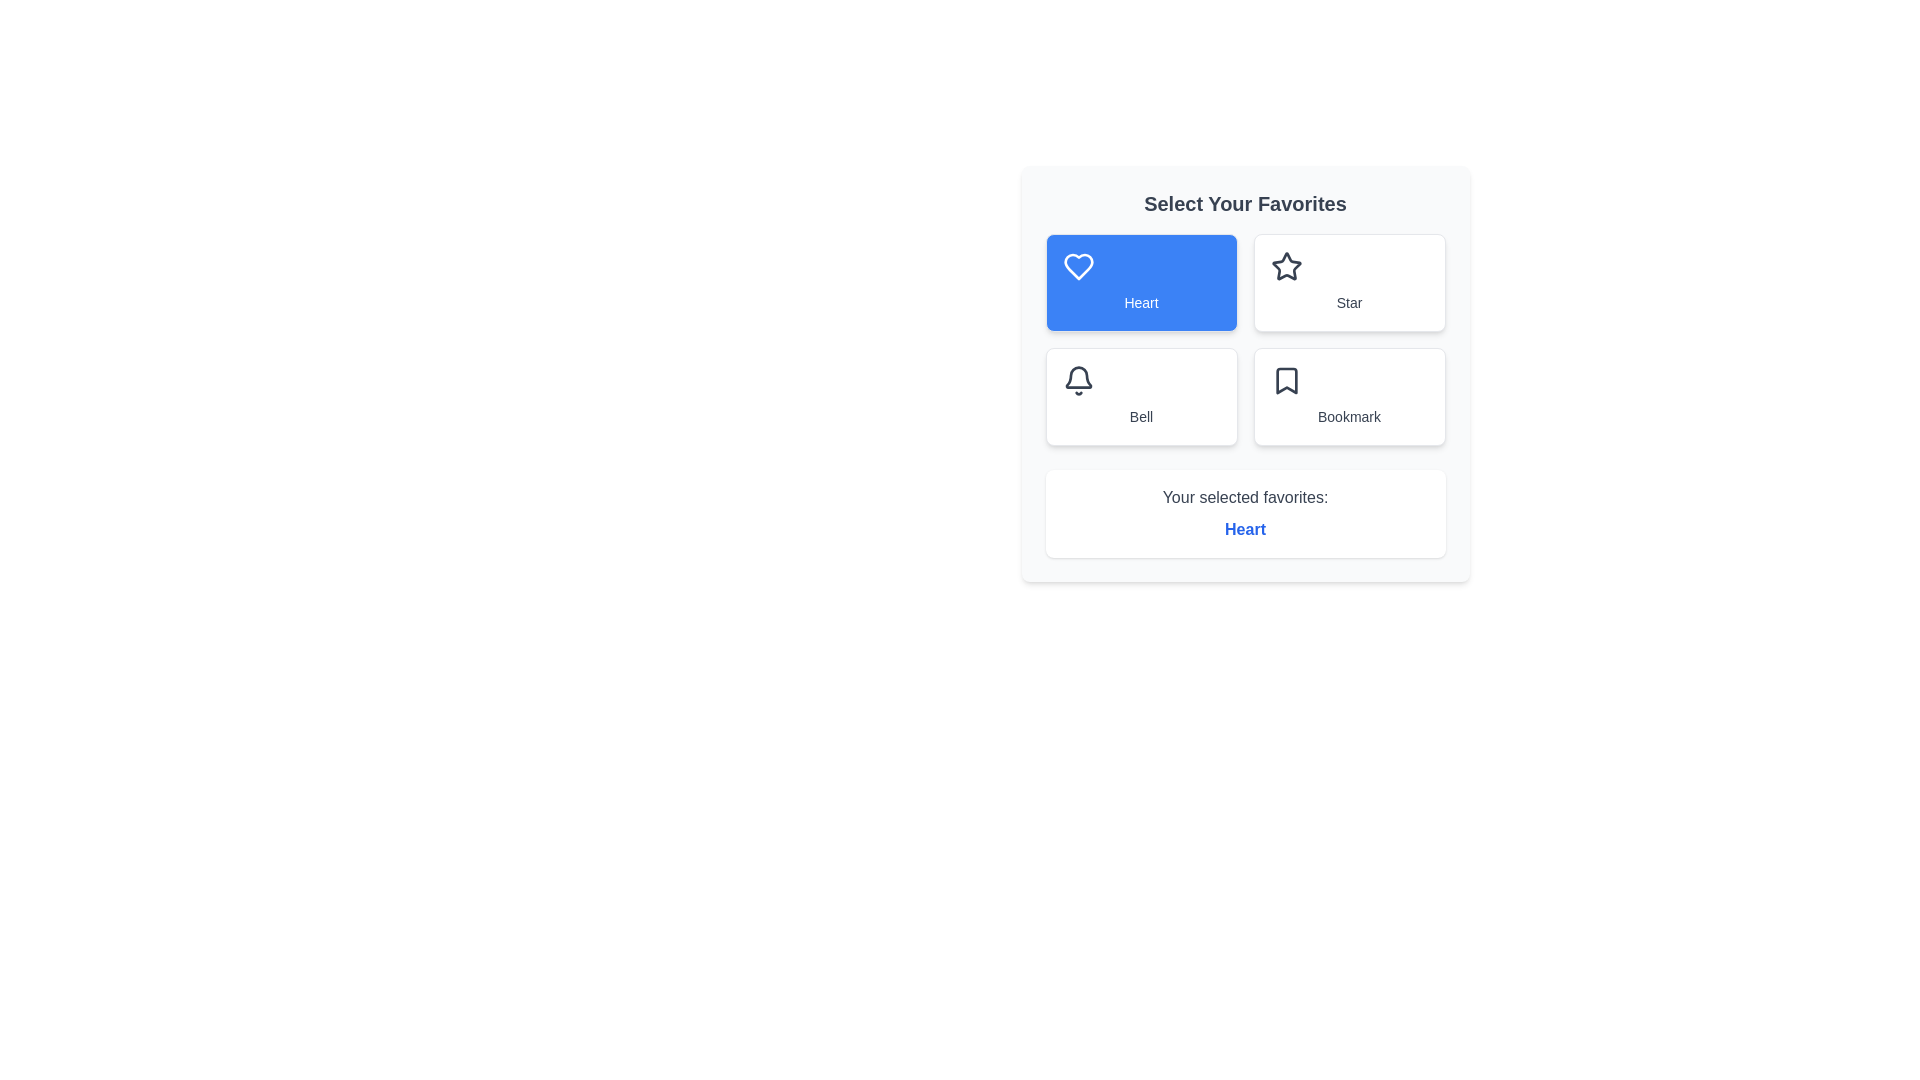 This screenshot has width=1920, height=1080. What do you see at coordinates (1349, 282) in the screenshot?
I see `the favorite icon Star` at bounding box center [1349, 282].